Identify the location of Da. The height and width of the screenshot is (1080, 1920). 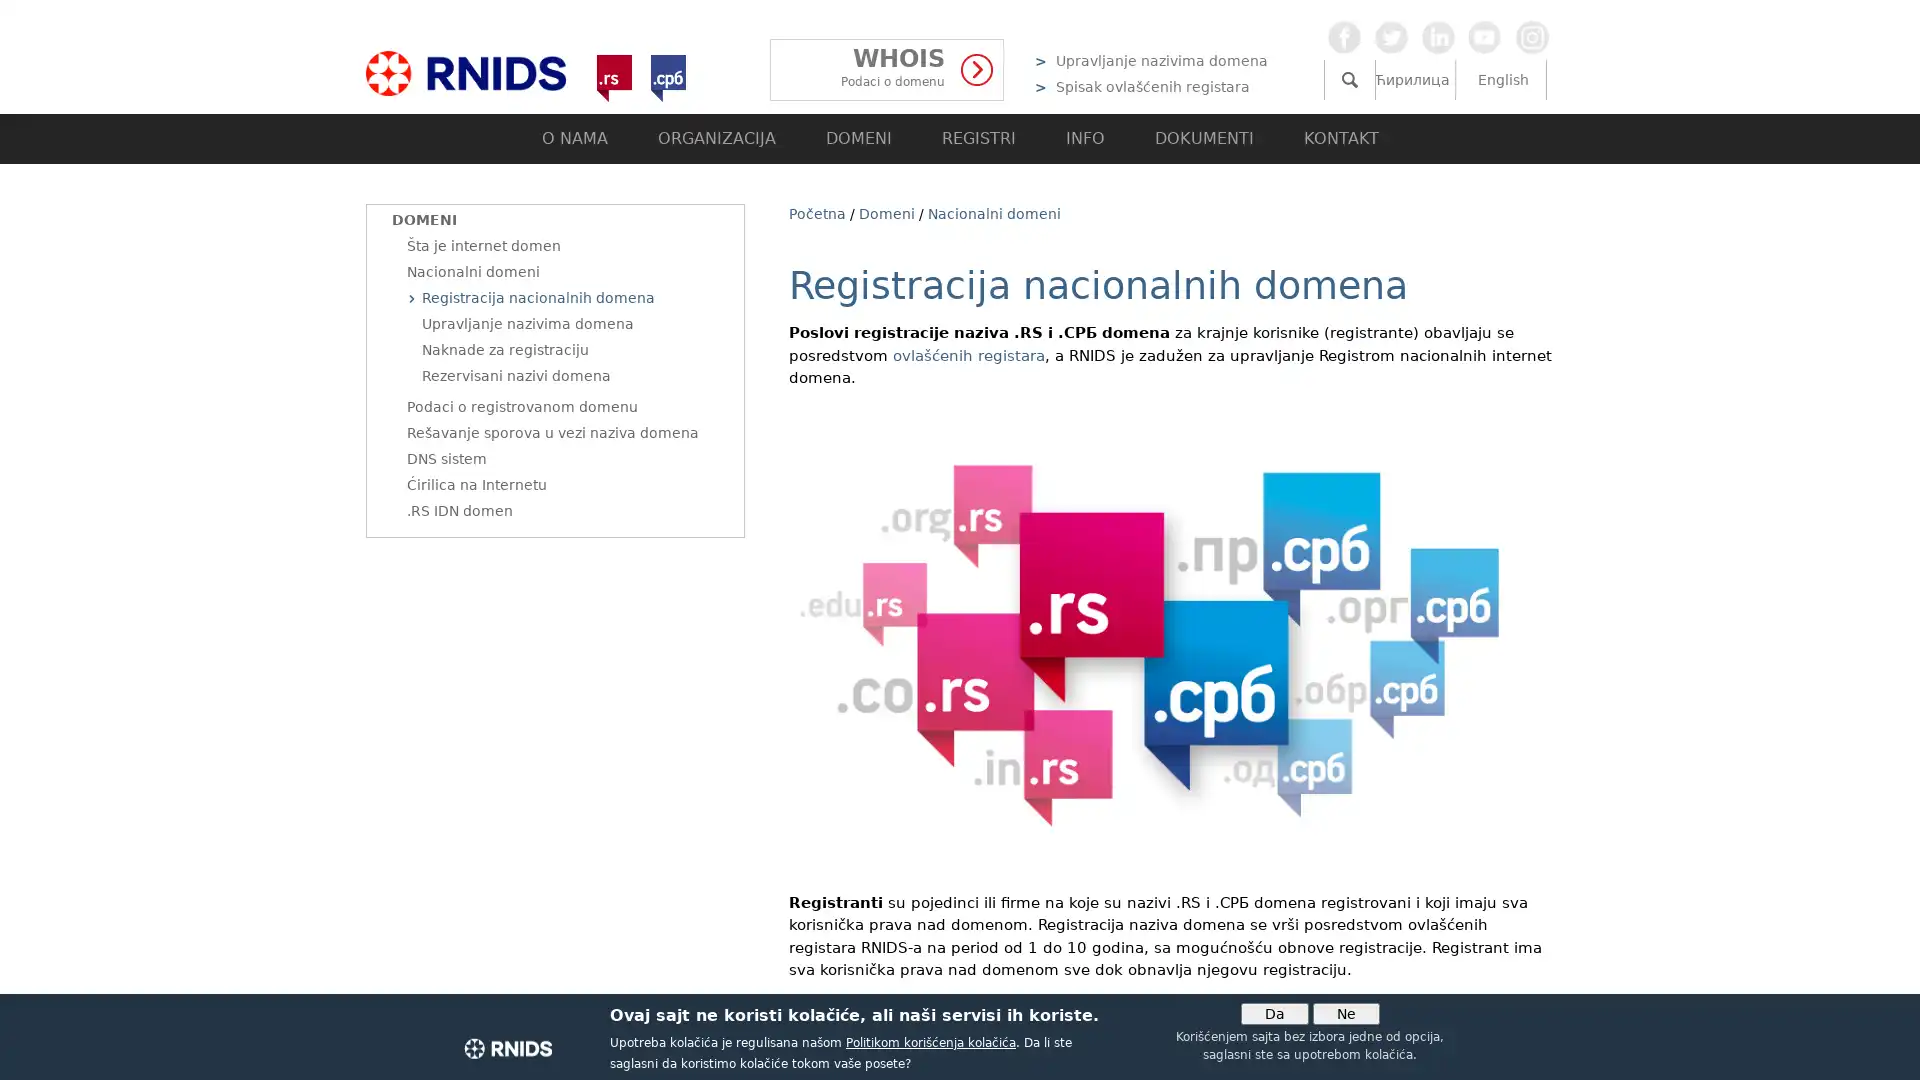
(1272, 1013).